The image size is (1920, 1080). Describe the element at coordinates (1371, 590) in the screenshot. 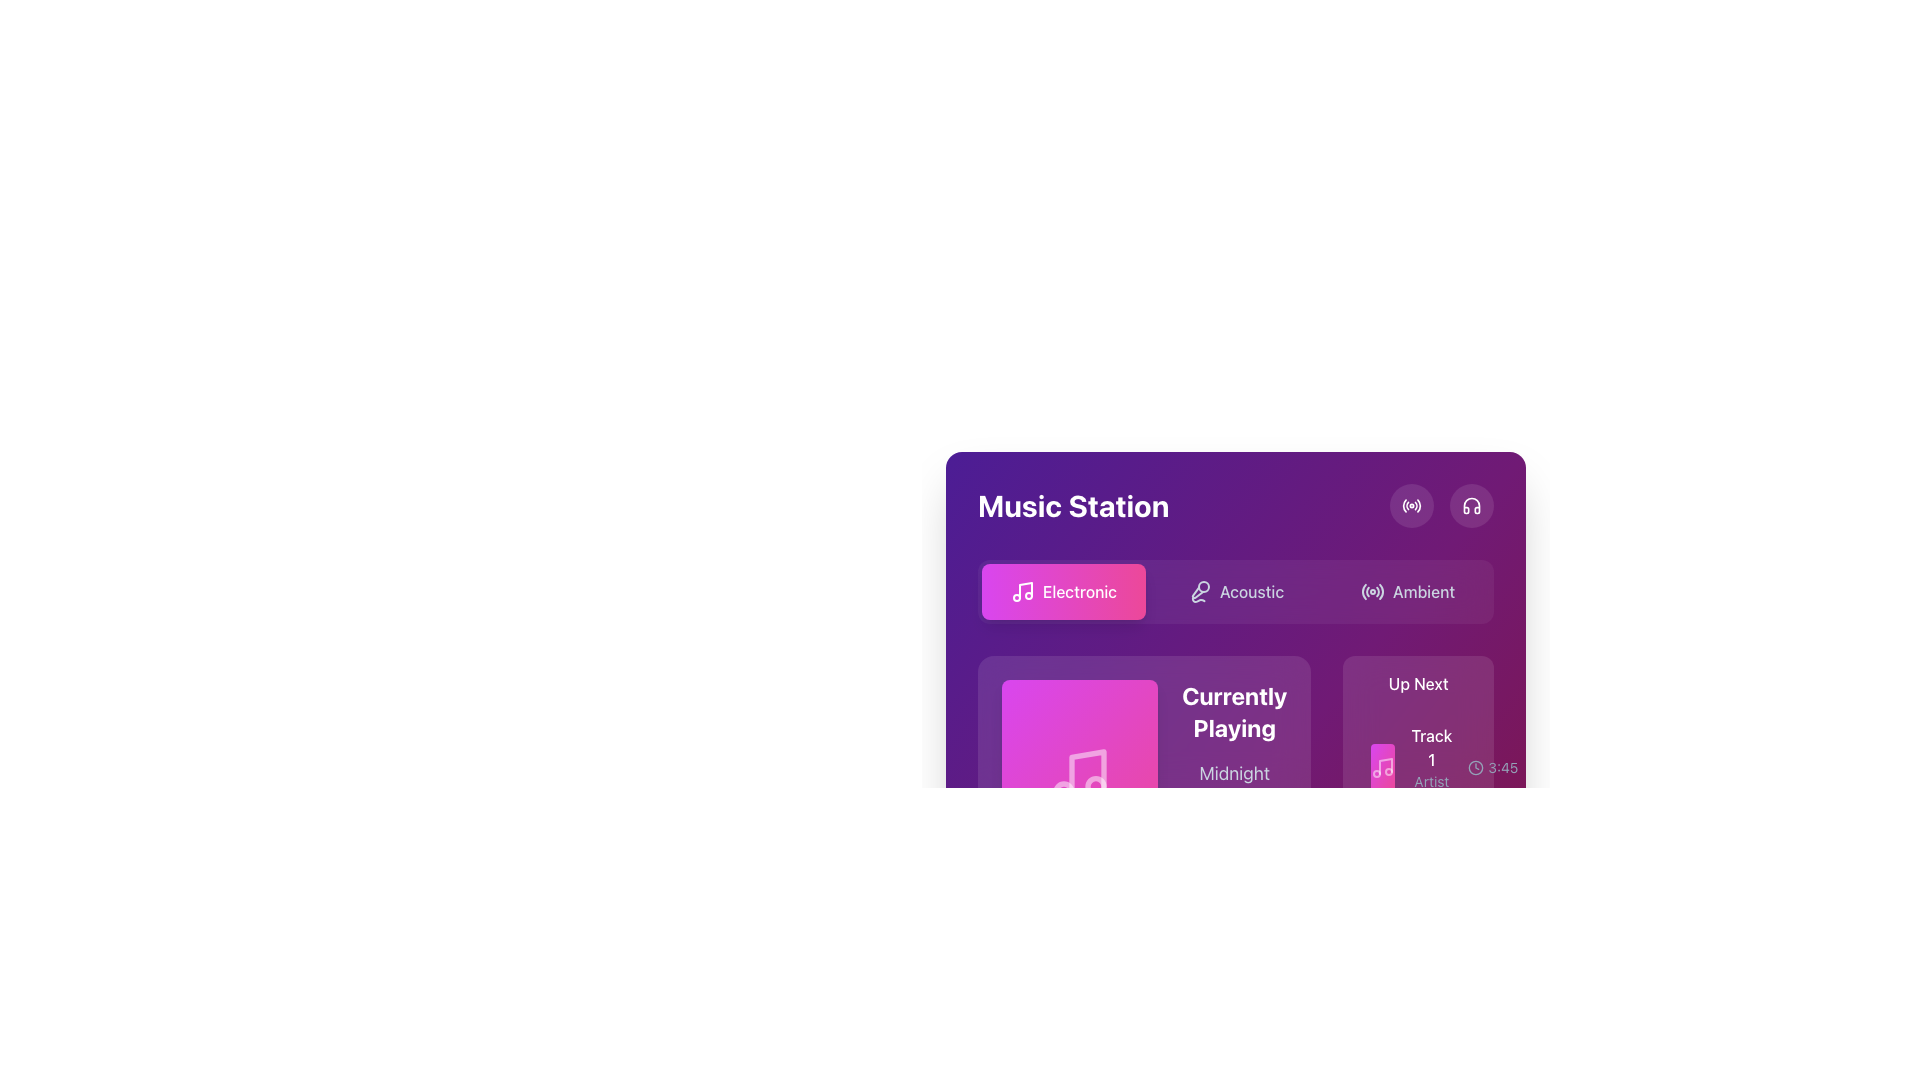

I see `the leftmost radio wave icon within the 'Ambient' selection button` at that location.